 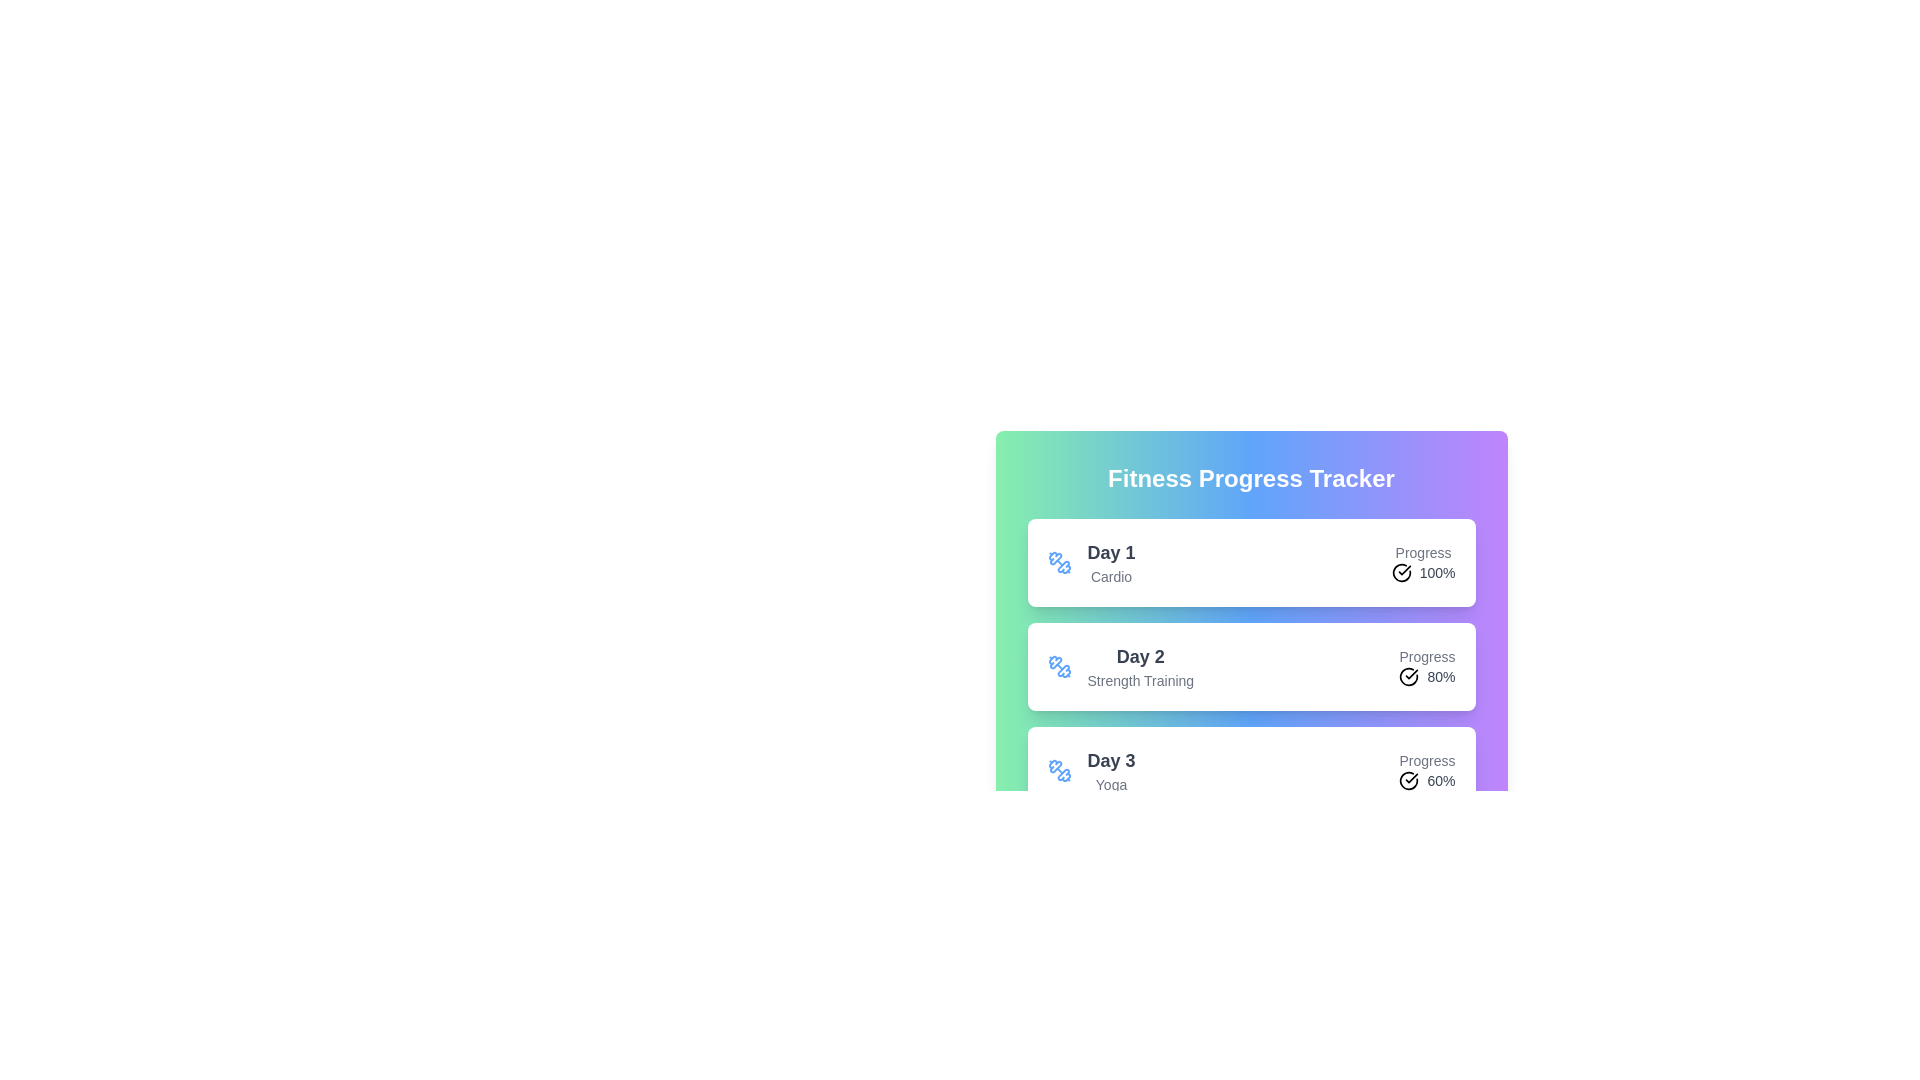 What do you see at coordinates (1250, 563) in the screenshot?
I see `the workout item for Day 1 to view its details` at bounding box center [1250, 563].